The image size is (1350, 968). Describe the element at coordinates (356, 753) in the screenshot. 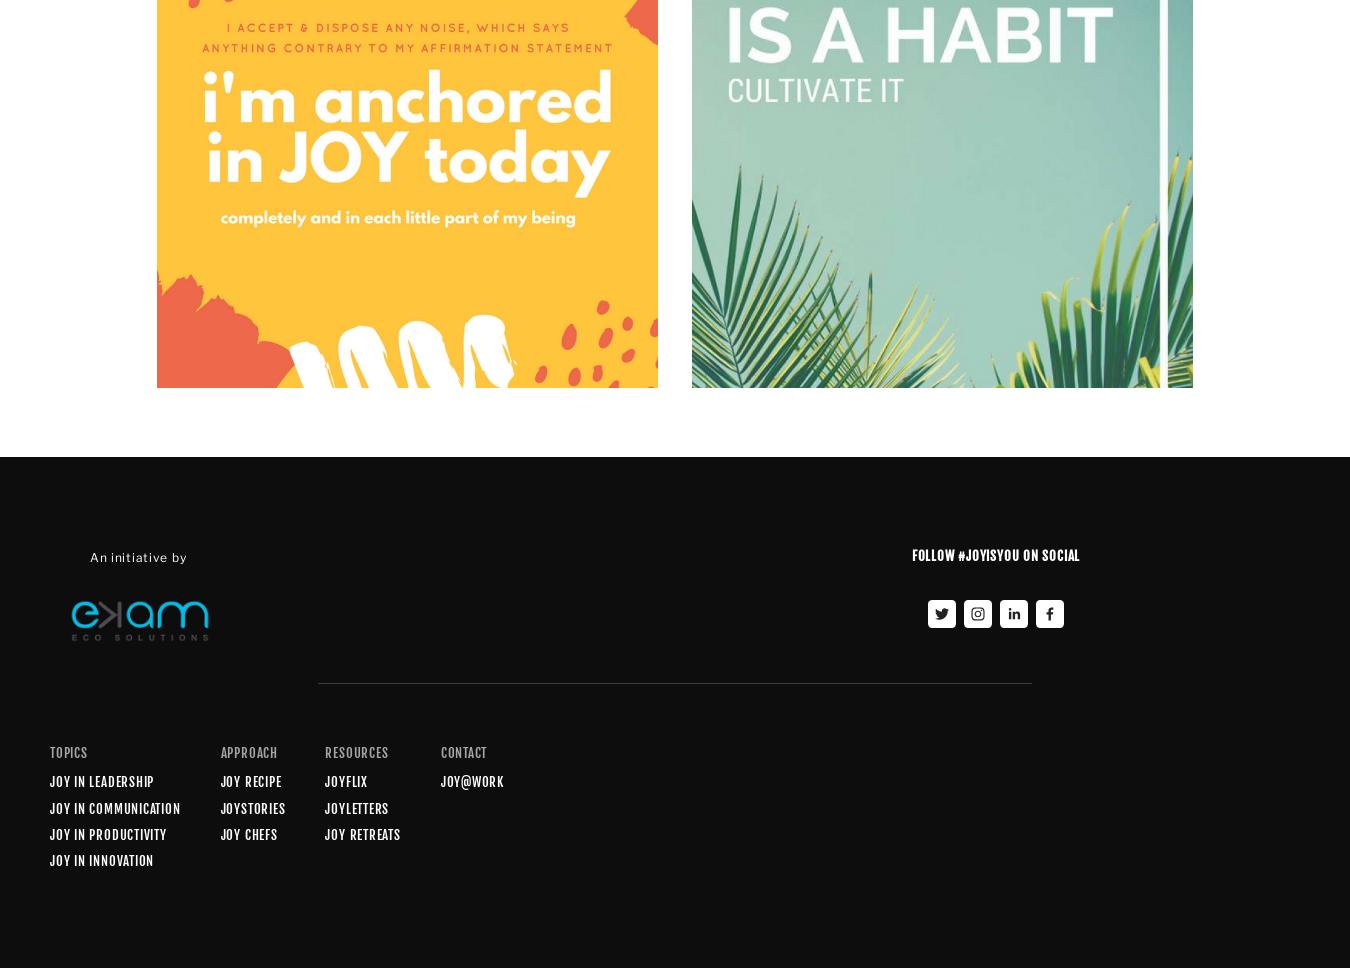

I see `'Resources'` at that location.